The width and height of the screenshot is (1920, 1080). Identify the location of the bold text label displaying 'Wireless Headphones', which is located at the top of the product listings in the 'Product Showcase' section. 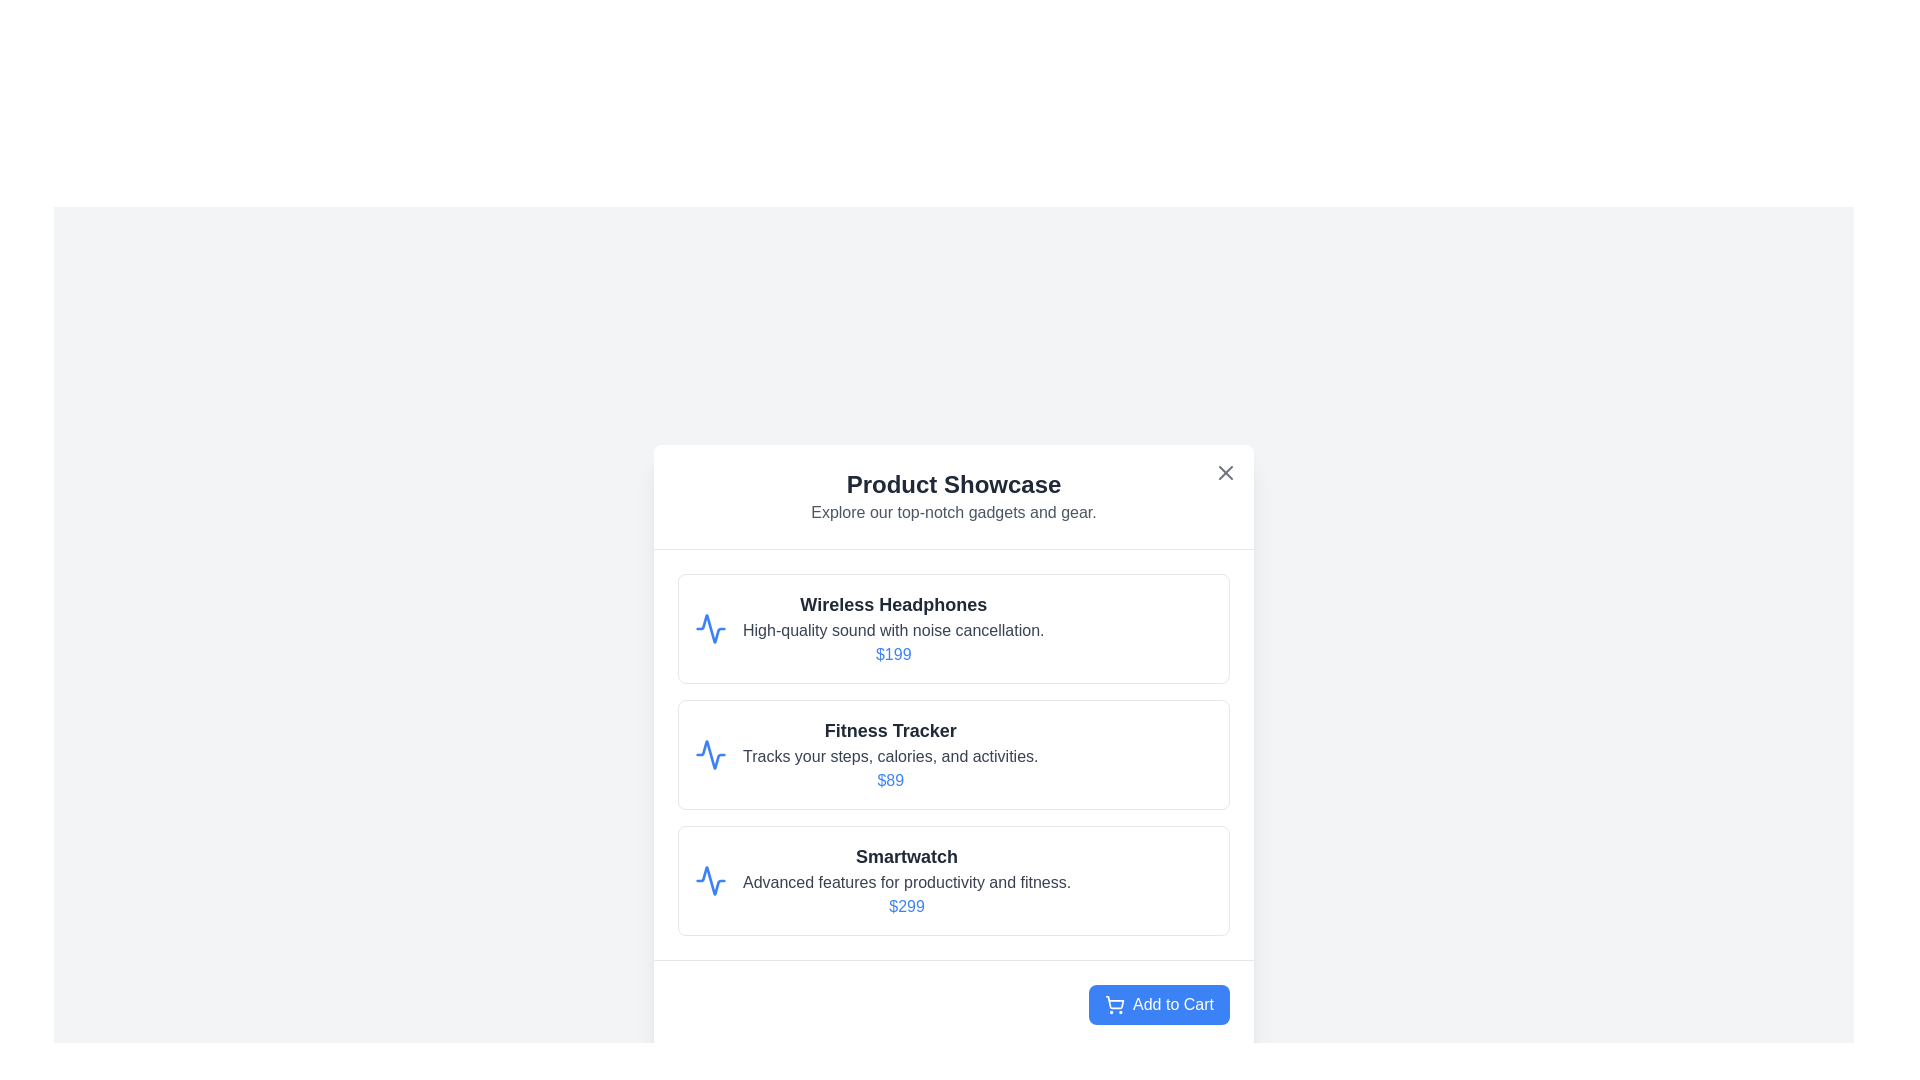
(892, 604).